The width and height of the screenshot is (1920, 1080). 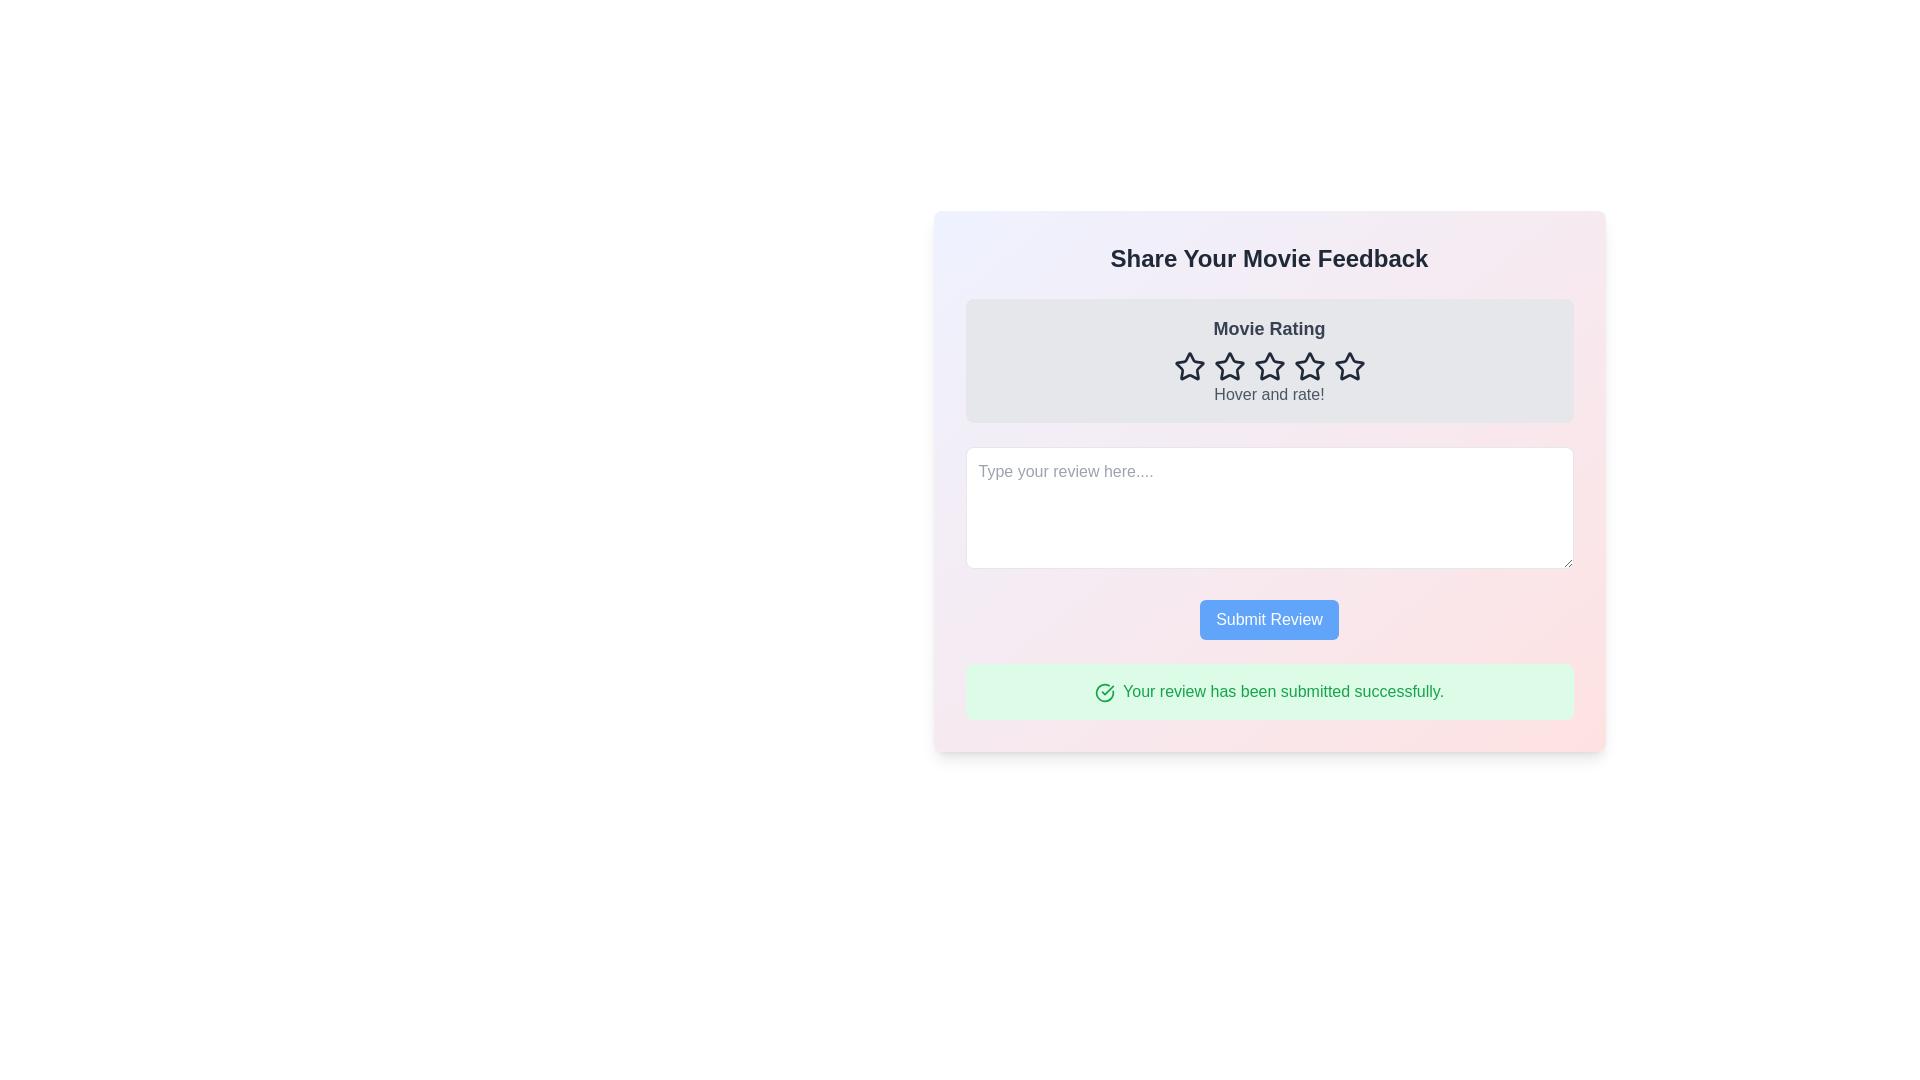 I want to click on the rectangular 'Submit Review' button with a blue background, so click(x=1268, y=619).